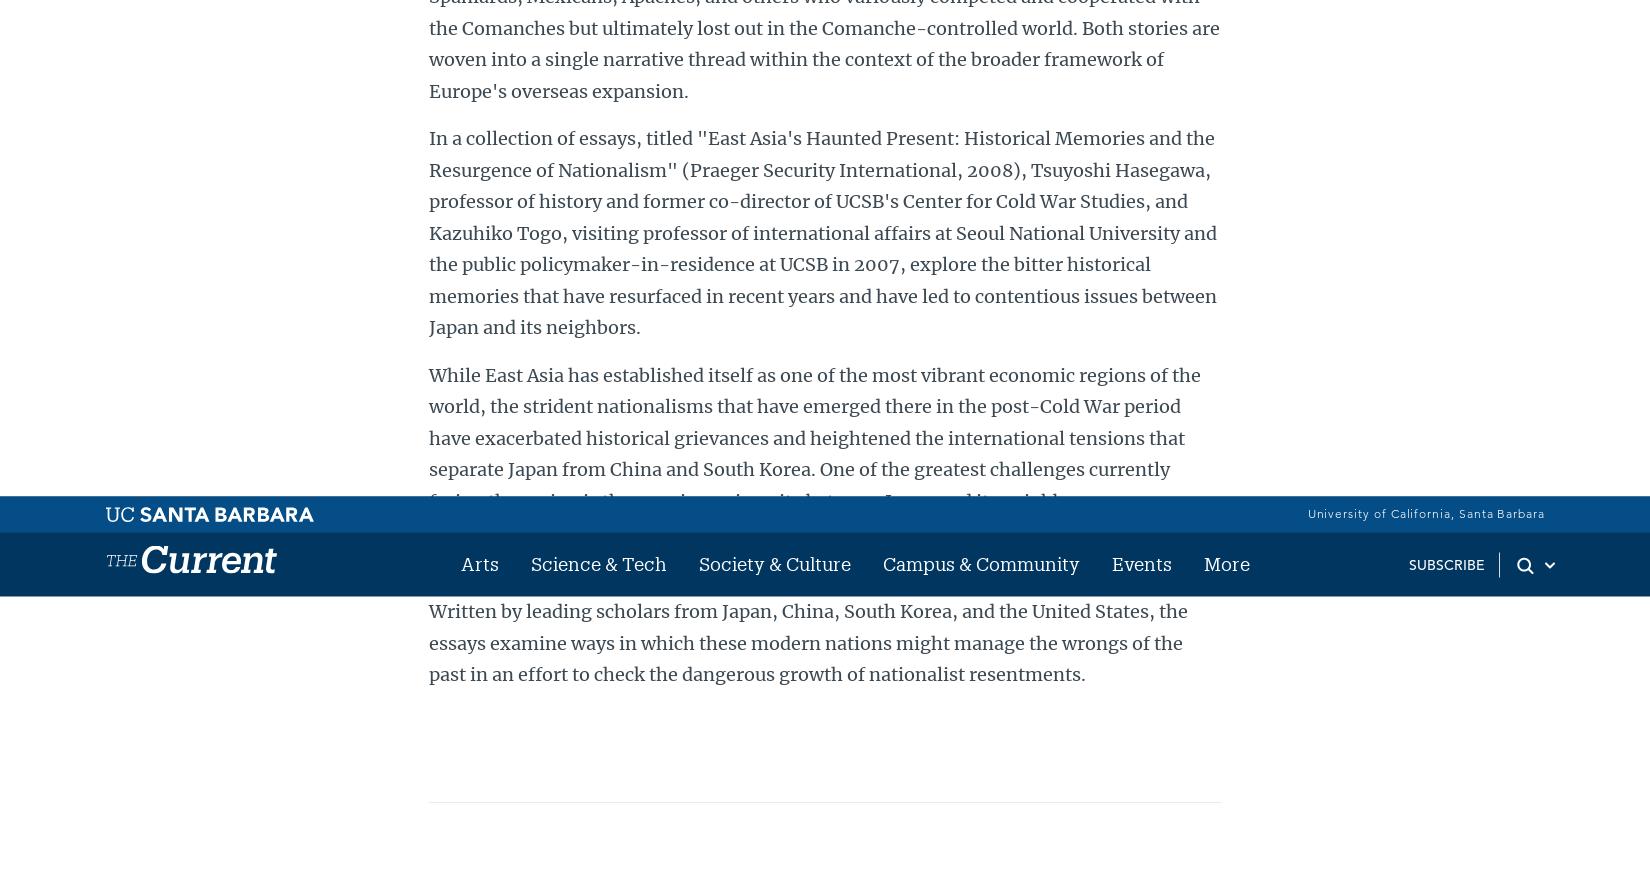  What do you see at coordinates (1289, 206) in the screenshot?
I see `'RSS'` at bounding box center [1289, 206].